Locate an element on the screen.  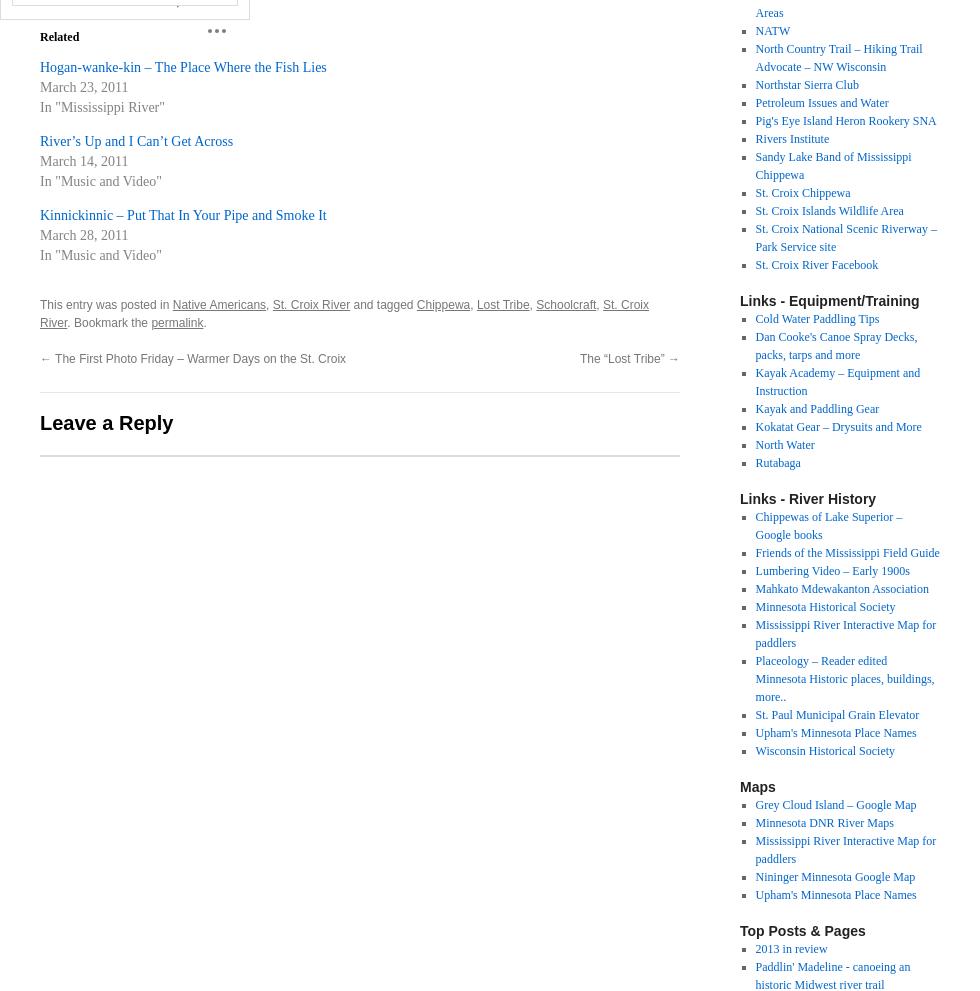
'Rivers Institute' is located at coordinates (792, 139).